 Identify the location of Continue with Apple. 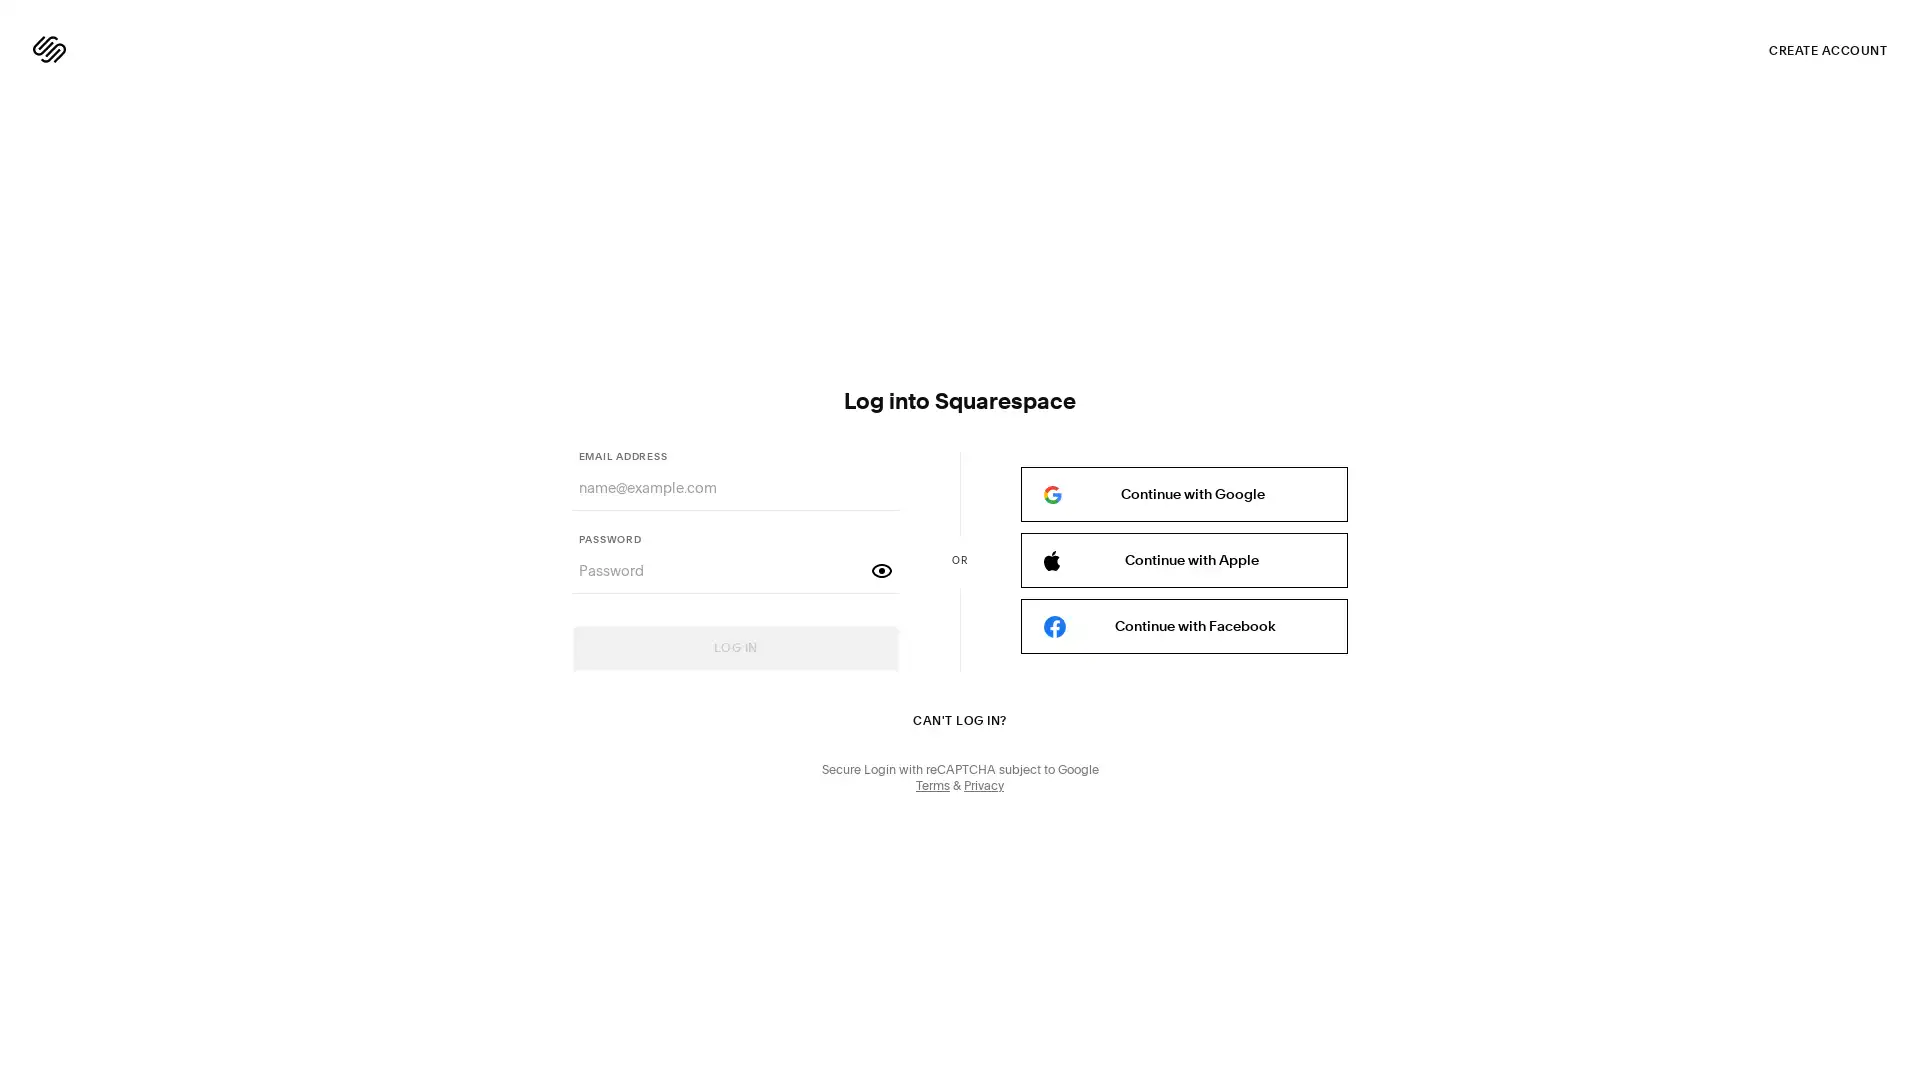
(1183, 560).